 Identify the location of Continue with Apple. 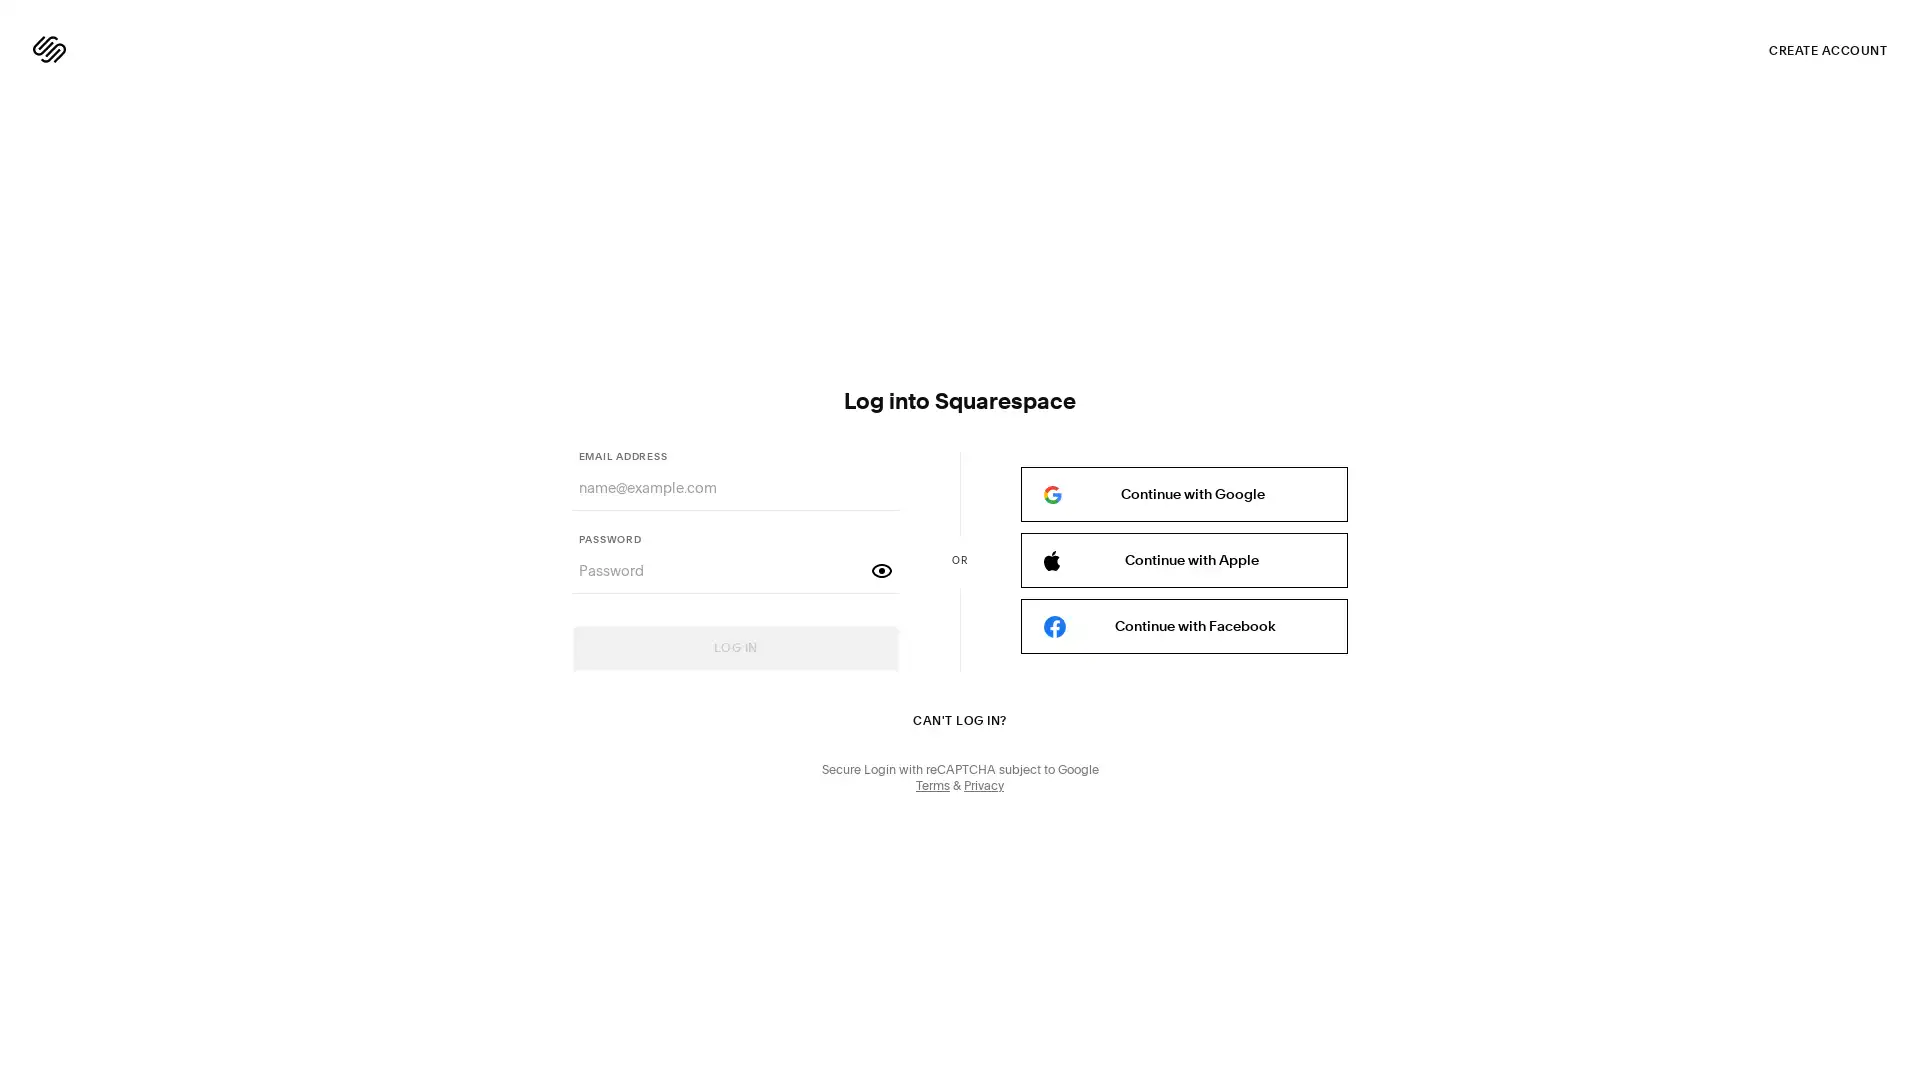
(1183, 560).